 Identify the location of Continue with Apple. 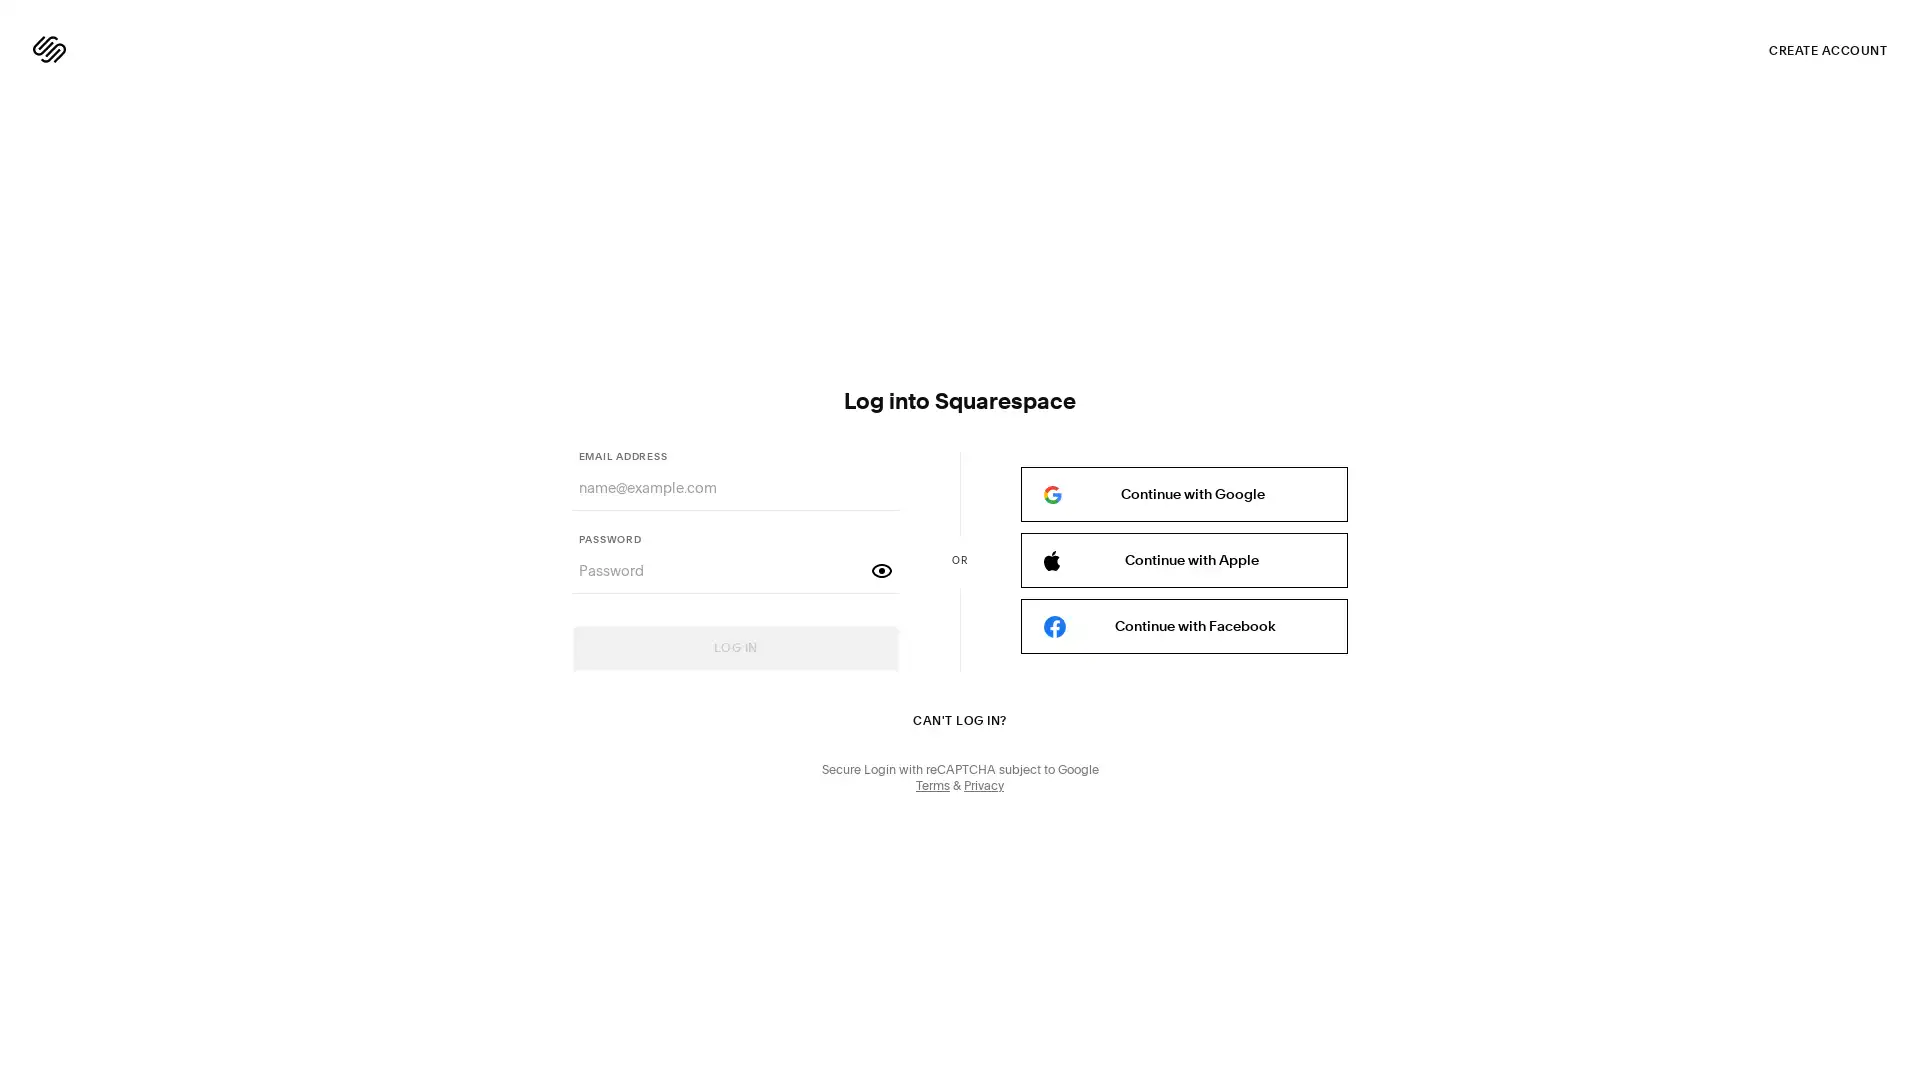
(1183, 560).